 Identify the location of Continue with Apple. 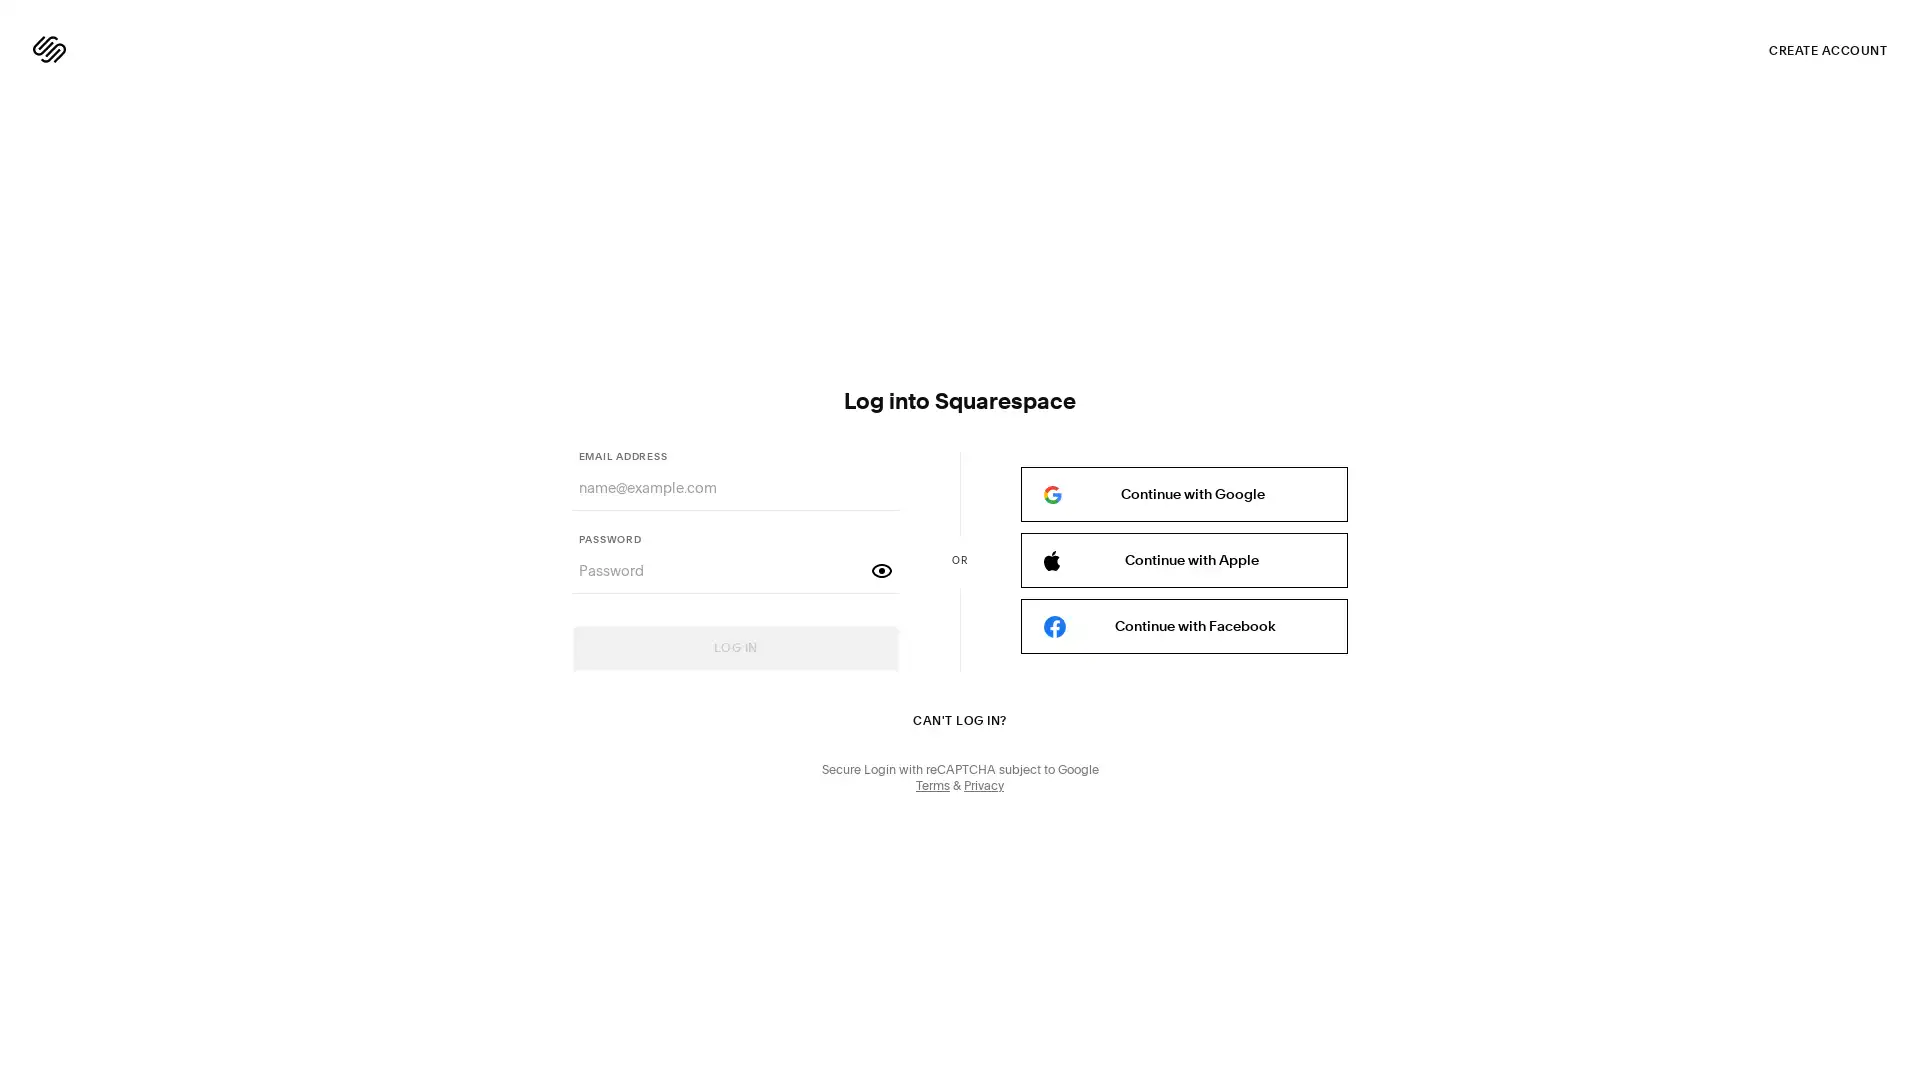
(1183, 560).